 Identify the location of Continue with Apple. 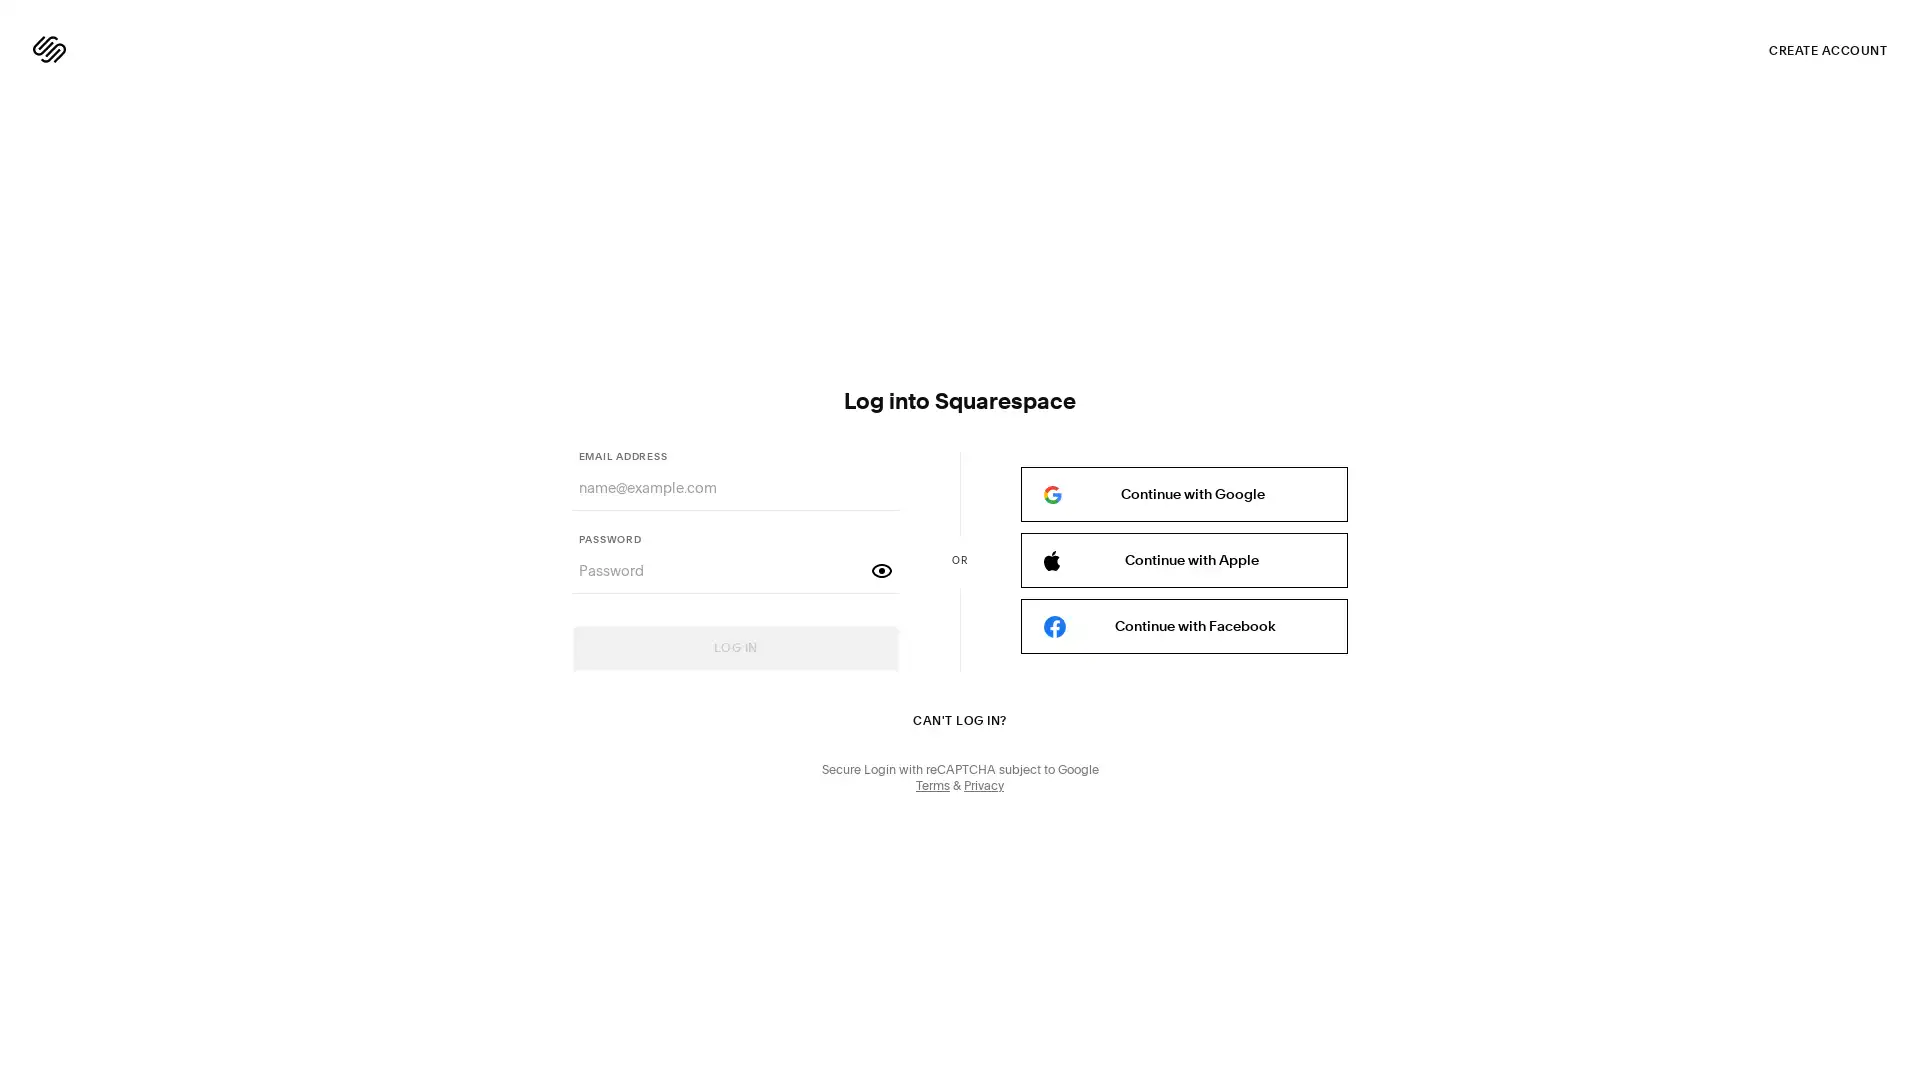
(1183, 560).